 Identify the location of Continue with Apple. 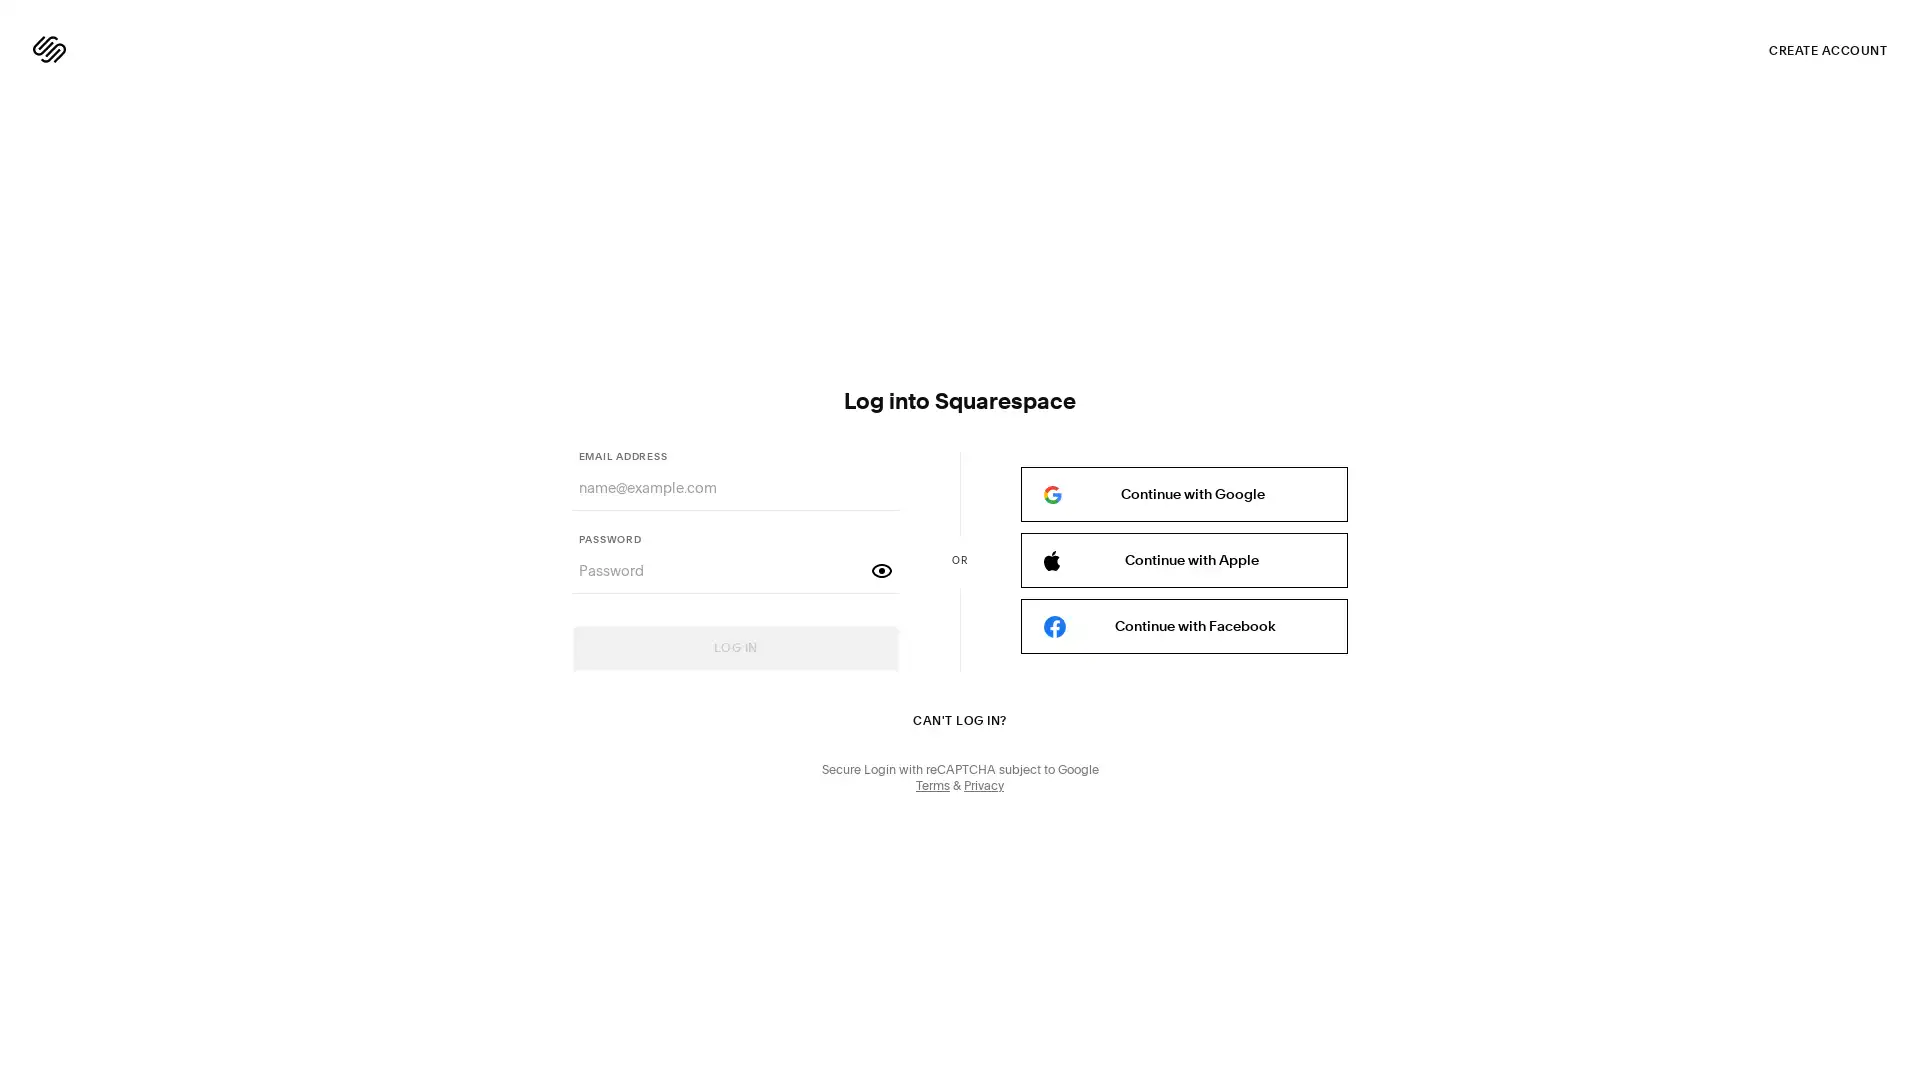
(1183, 560).